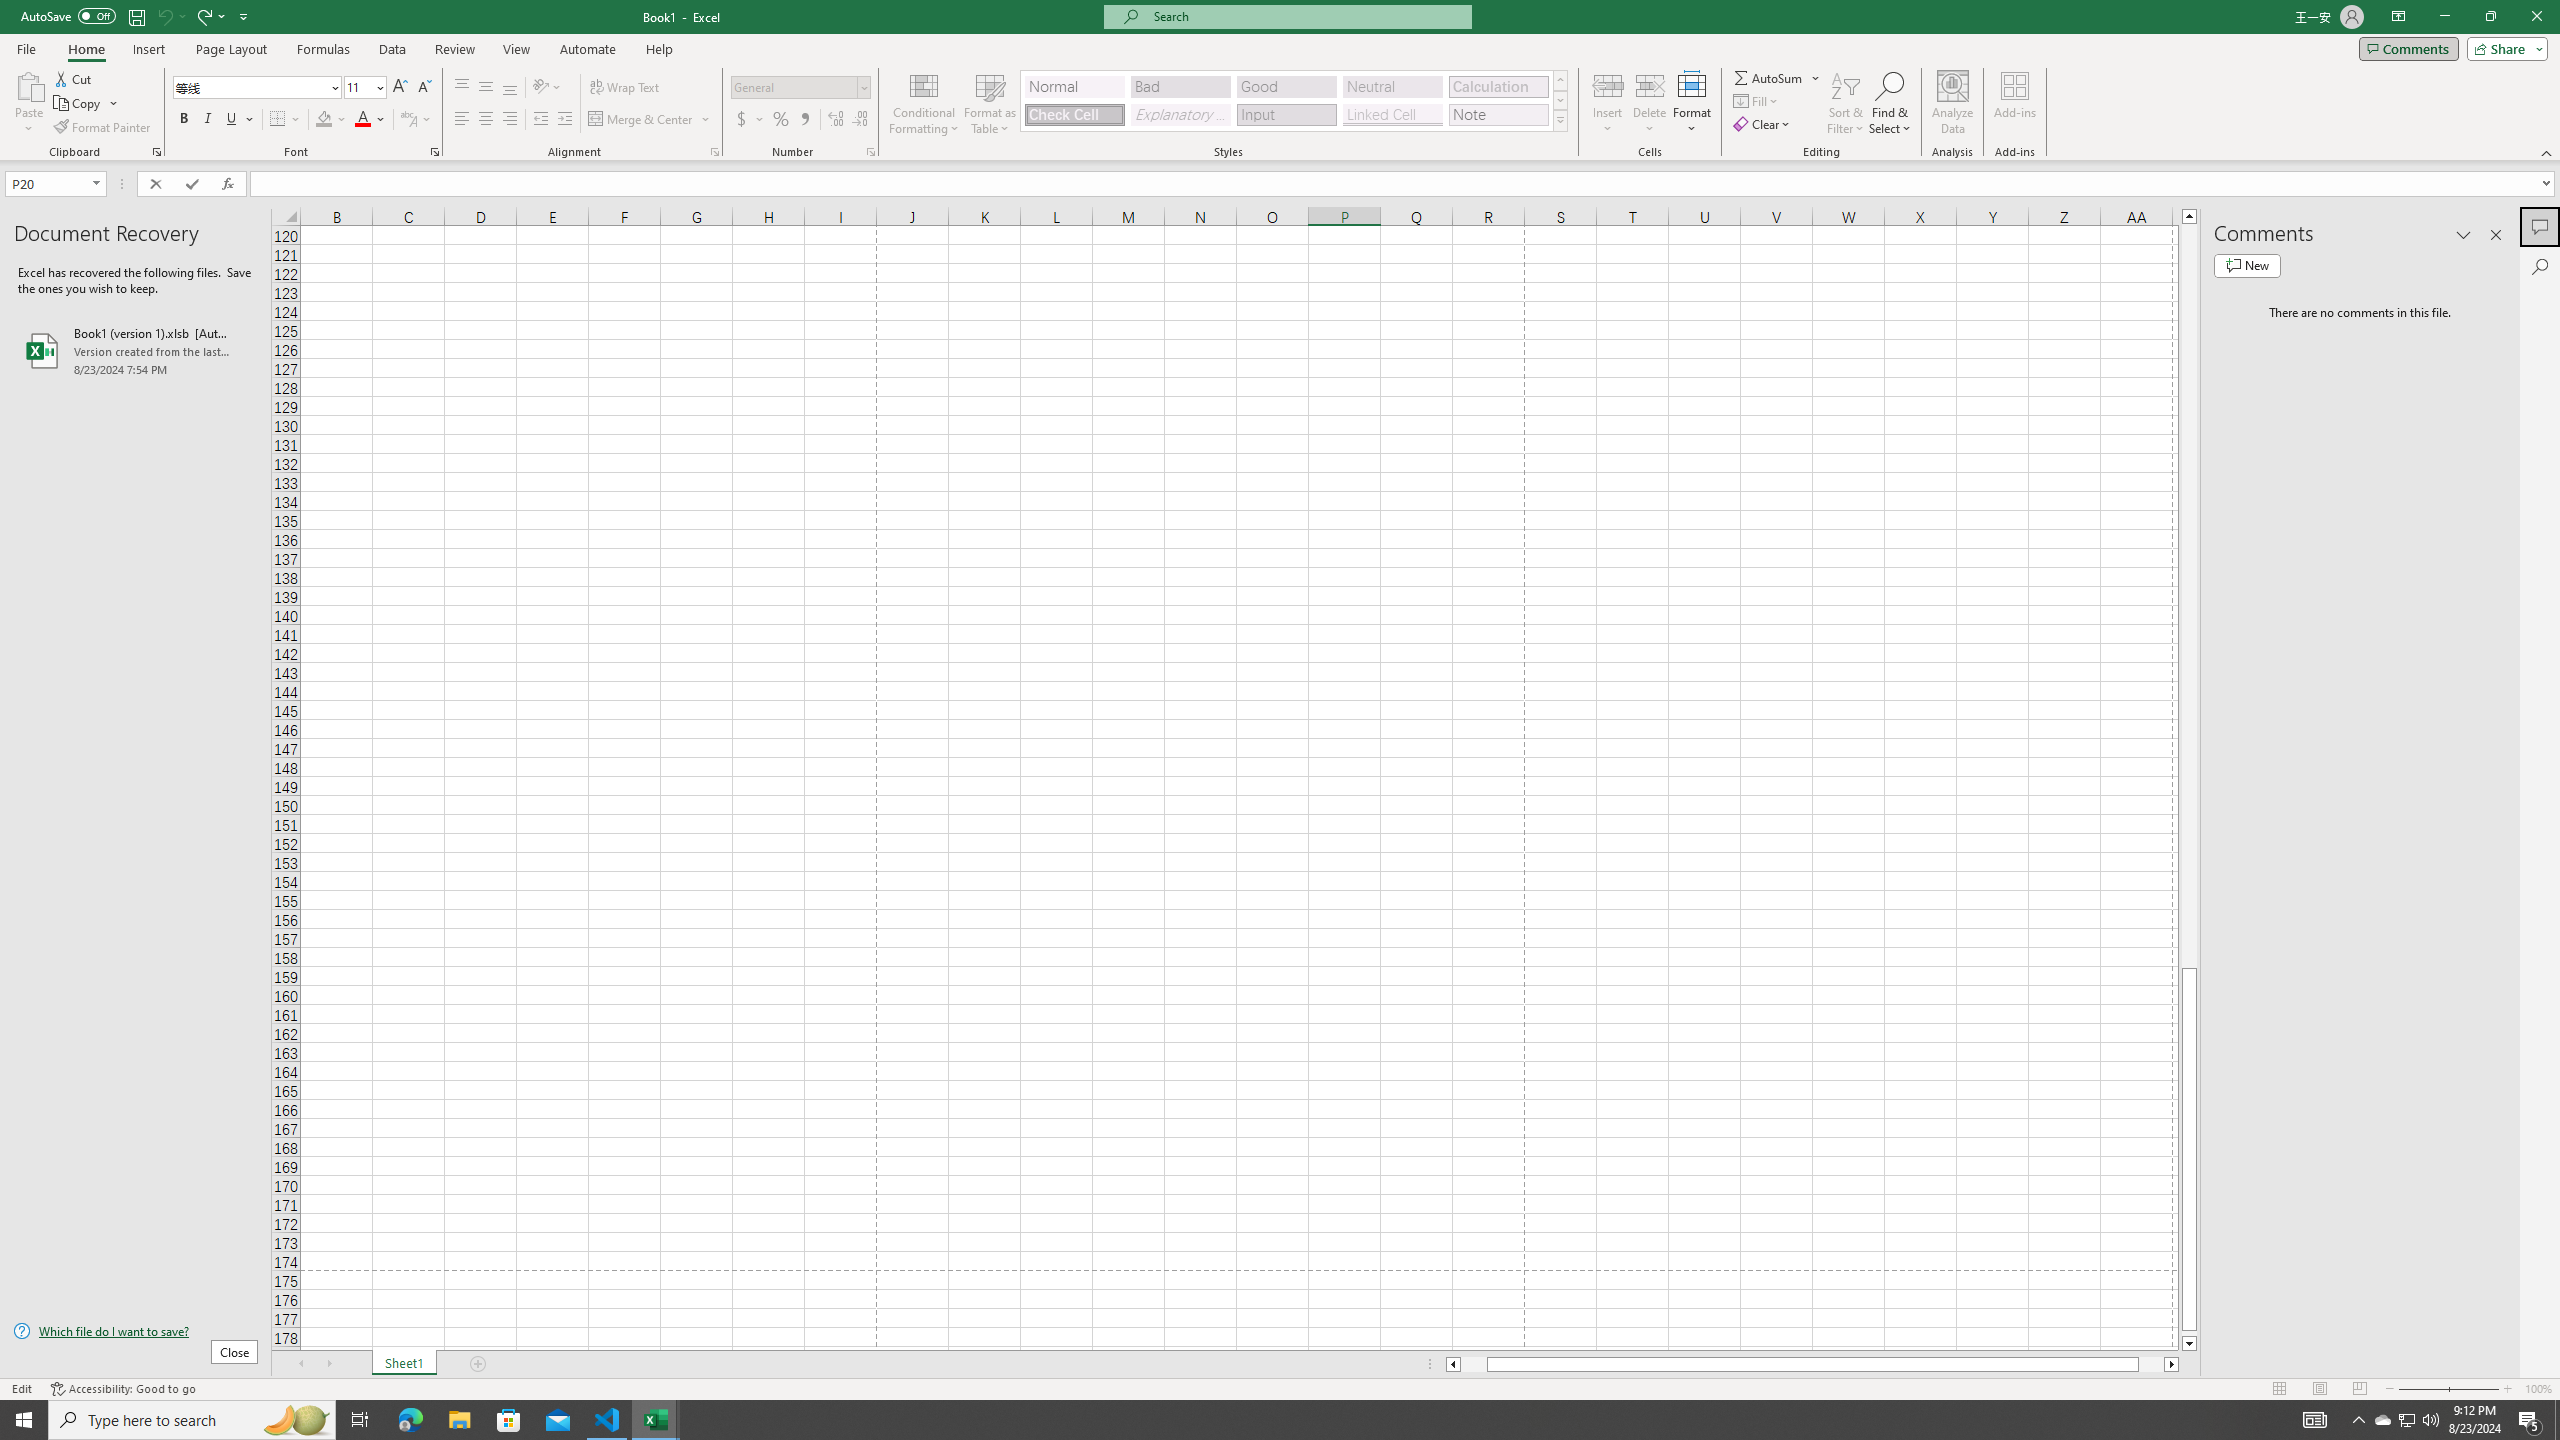 The image size is (2560, 1440). I want to click on 'Paste', so click(28, 84).